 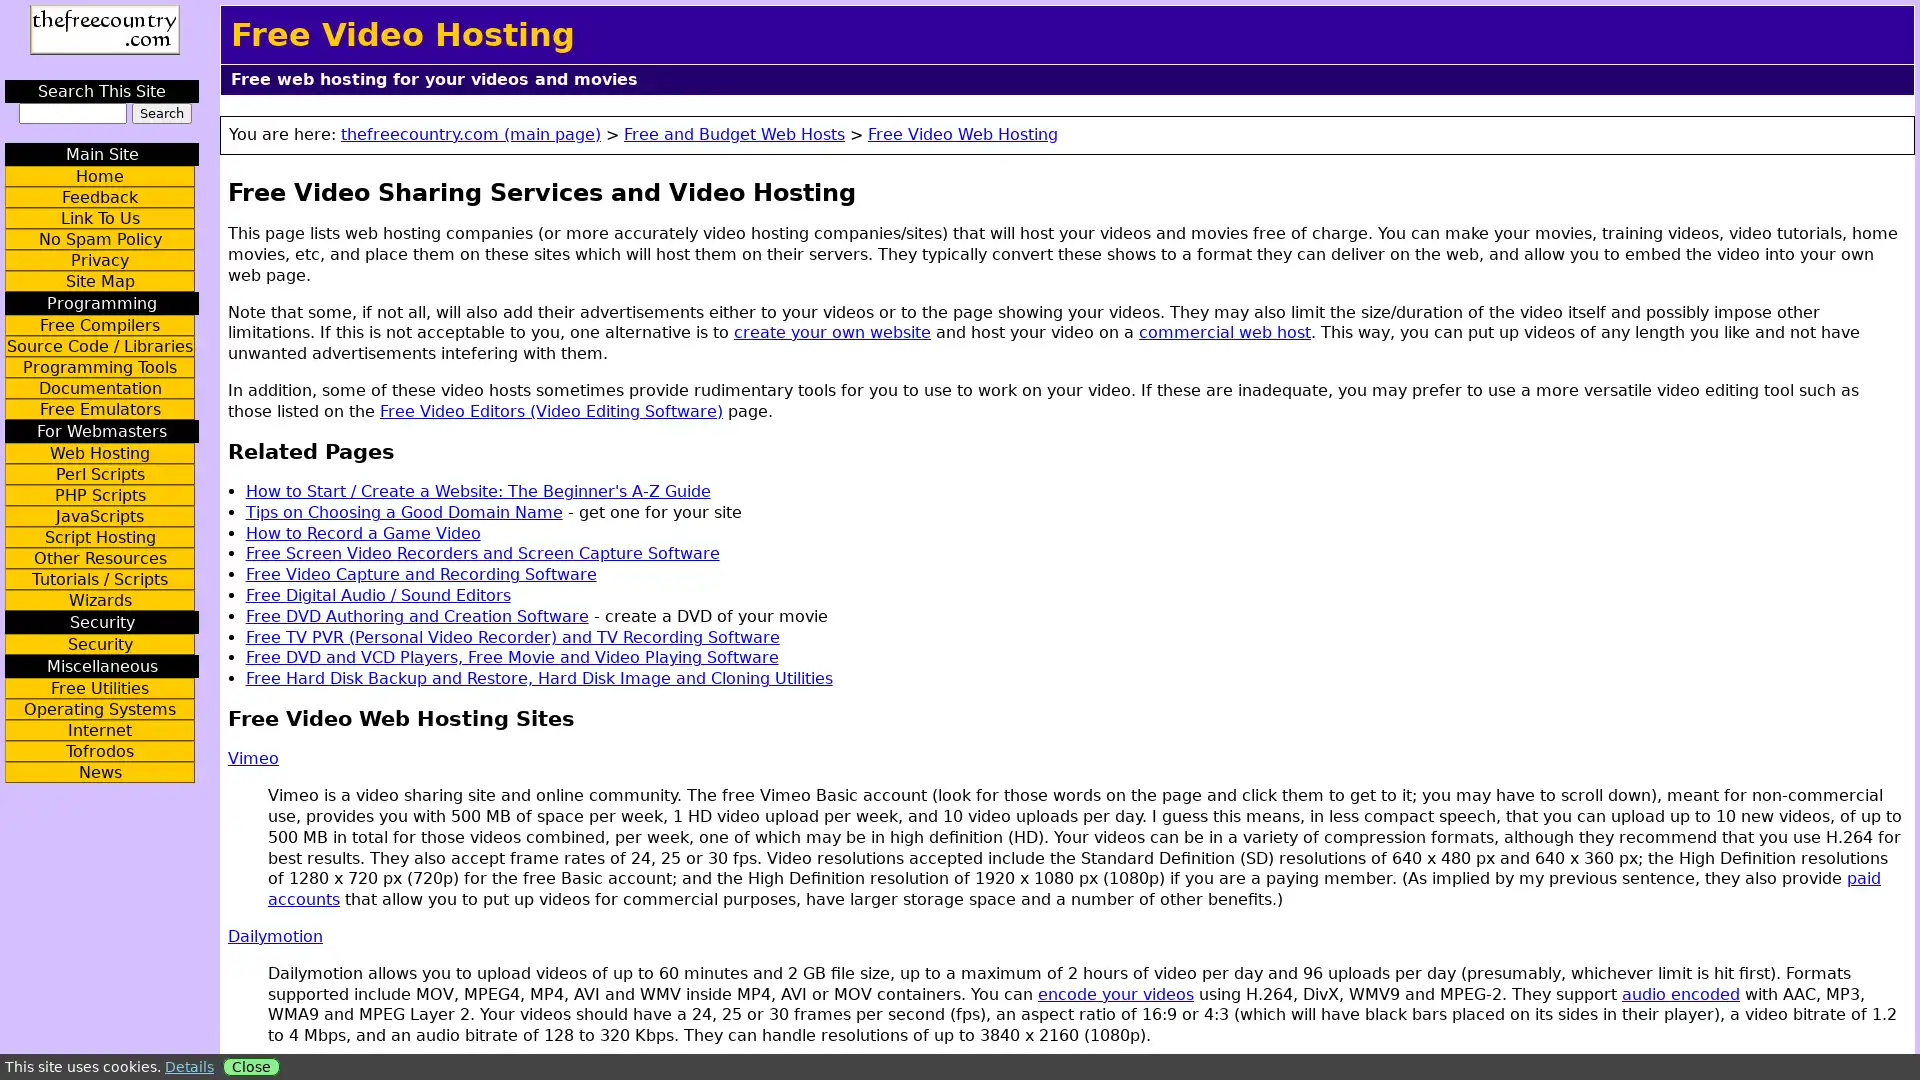 What do you see at coordinates (161, 113) in the screenshot?
I see `Search` at bounding box center [161, 113].